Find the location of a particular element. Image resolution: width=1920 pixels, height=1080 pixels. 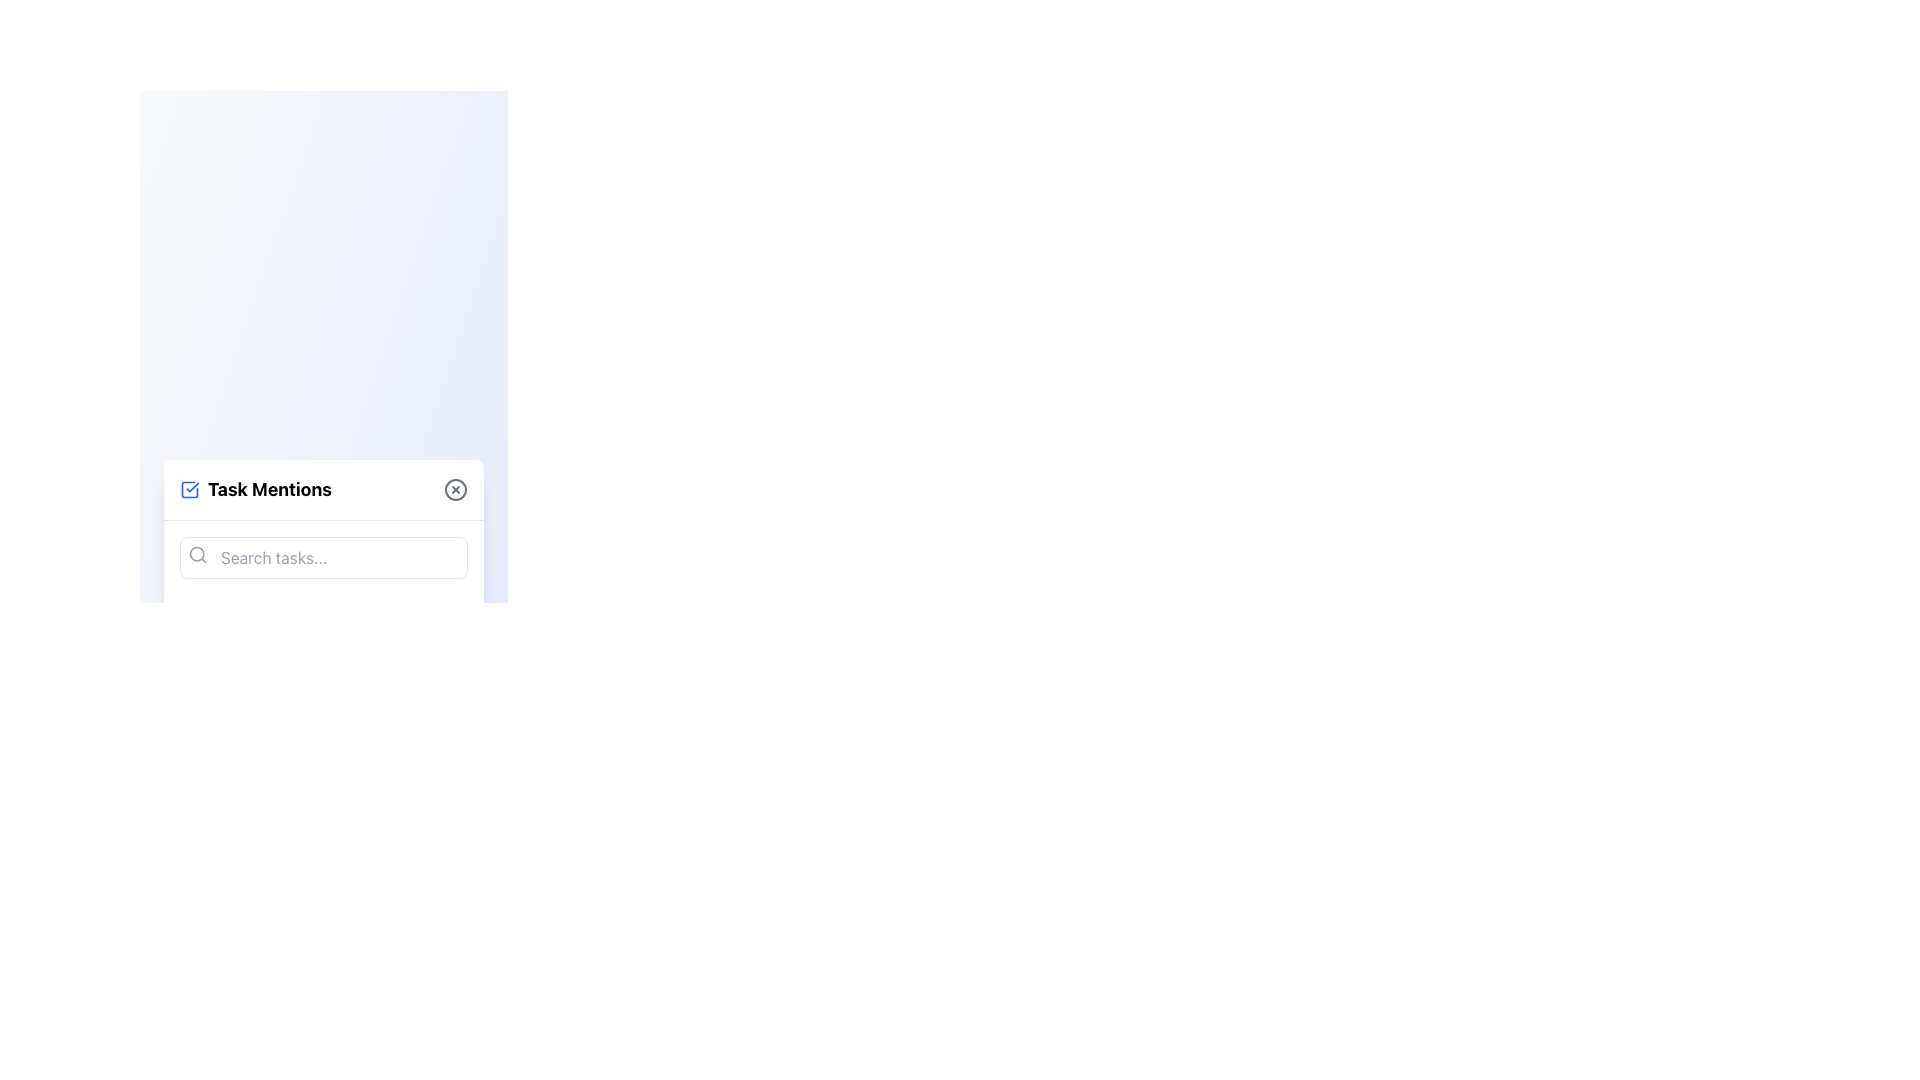

the largest circular graphic element located in the bottom-left corner of the 'Task Mentions' floating panel is located at coordinates (204, 621).